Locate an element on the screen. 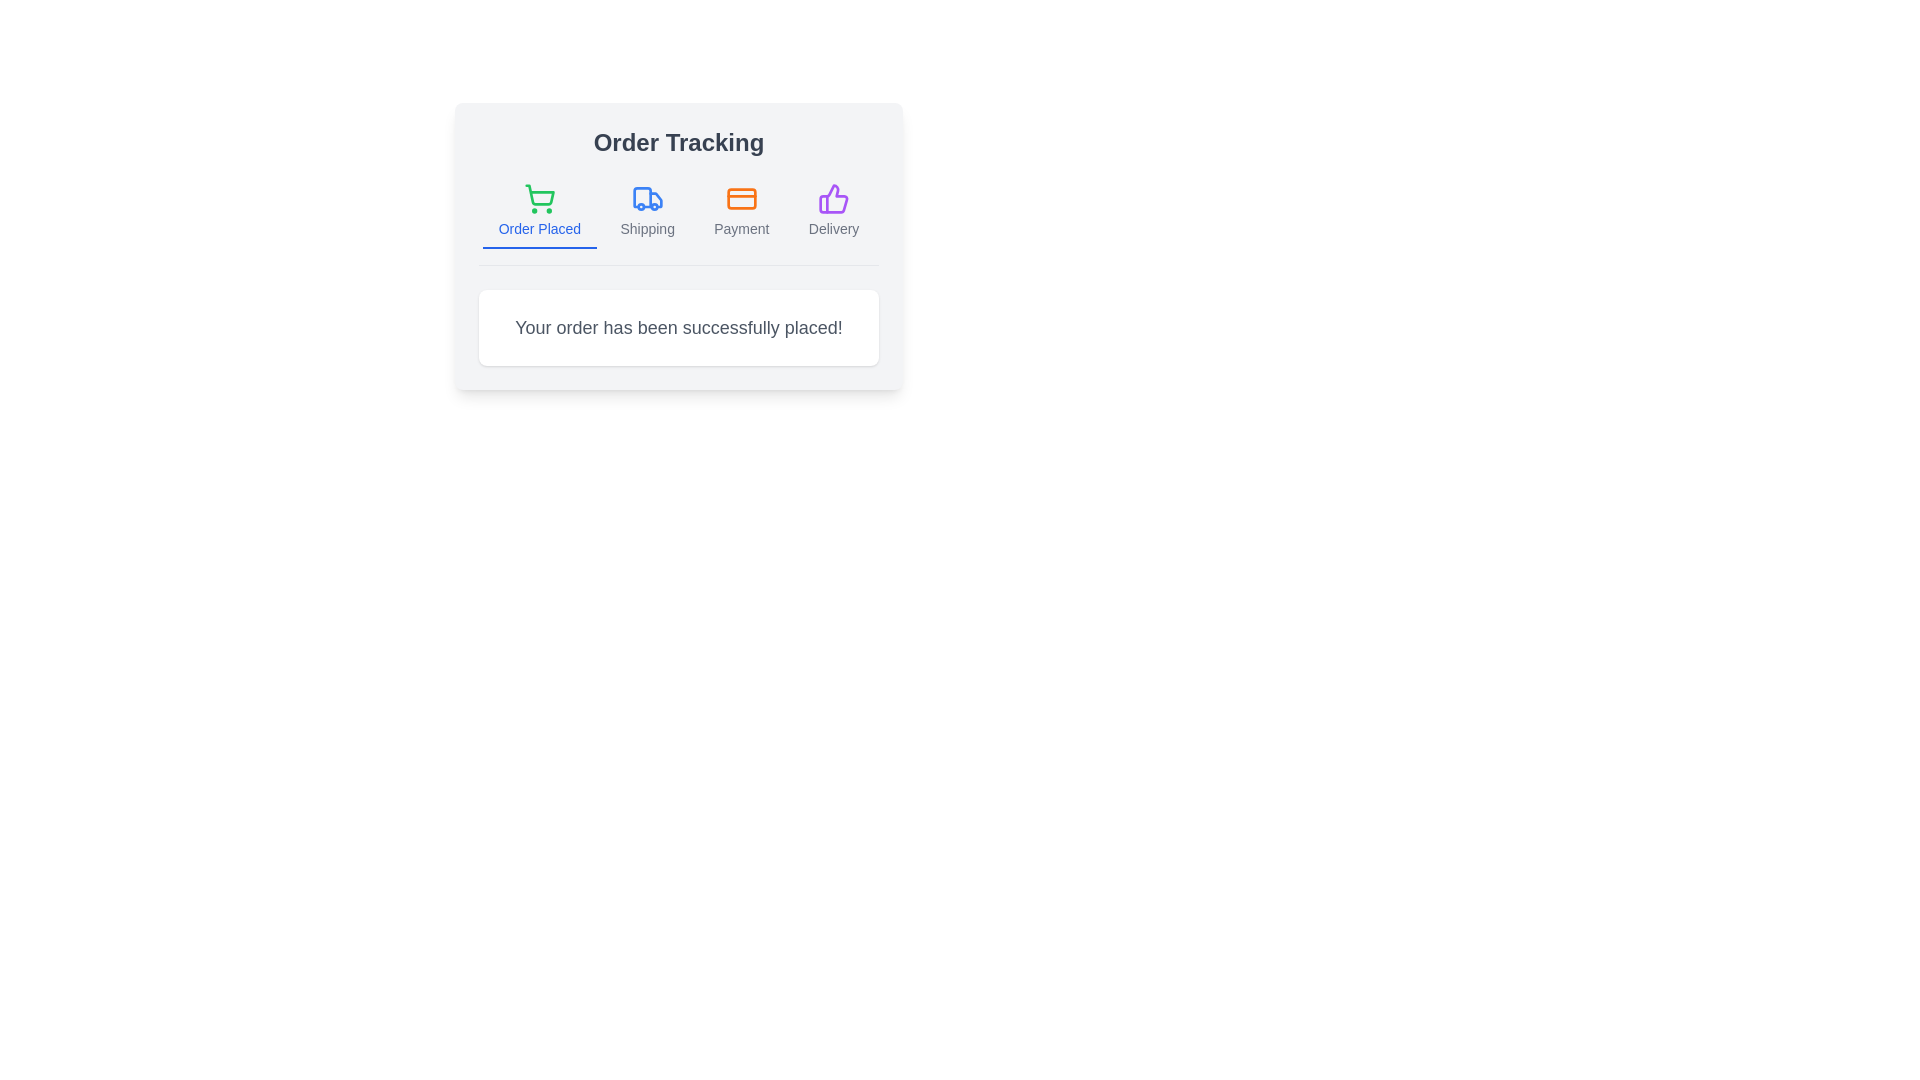 This screenshot has height=1080, width=1920. the tab labeled Payment to activate it is located at coordinates (740, 212).